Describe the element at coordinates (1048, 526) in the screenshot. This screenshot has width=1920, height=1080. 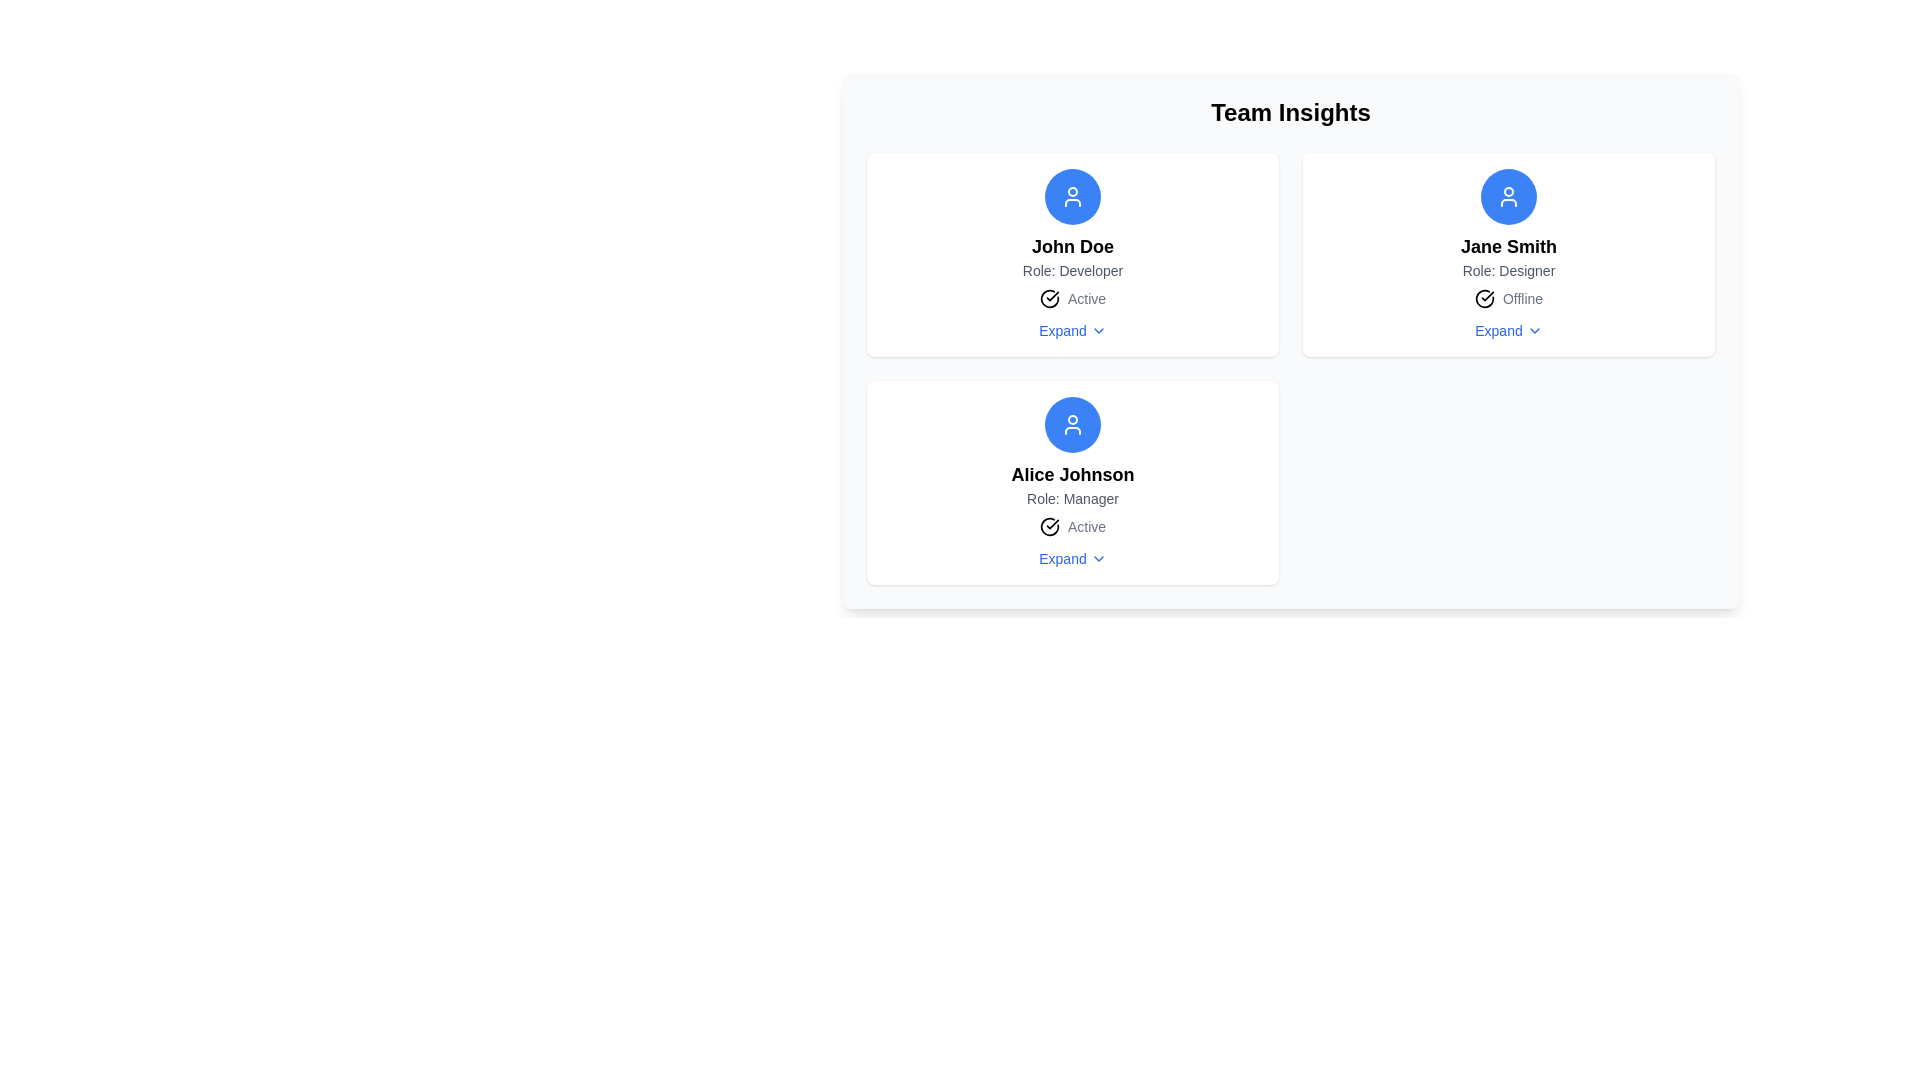
I see `the status indicator icon to the left of the text 'Active' in Alice Johnson's user card` at that location.